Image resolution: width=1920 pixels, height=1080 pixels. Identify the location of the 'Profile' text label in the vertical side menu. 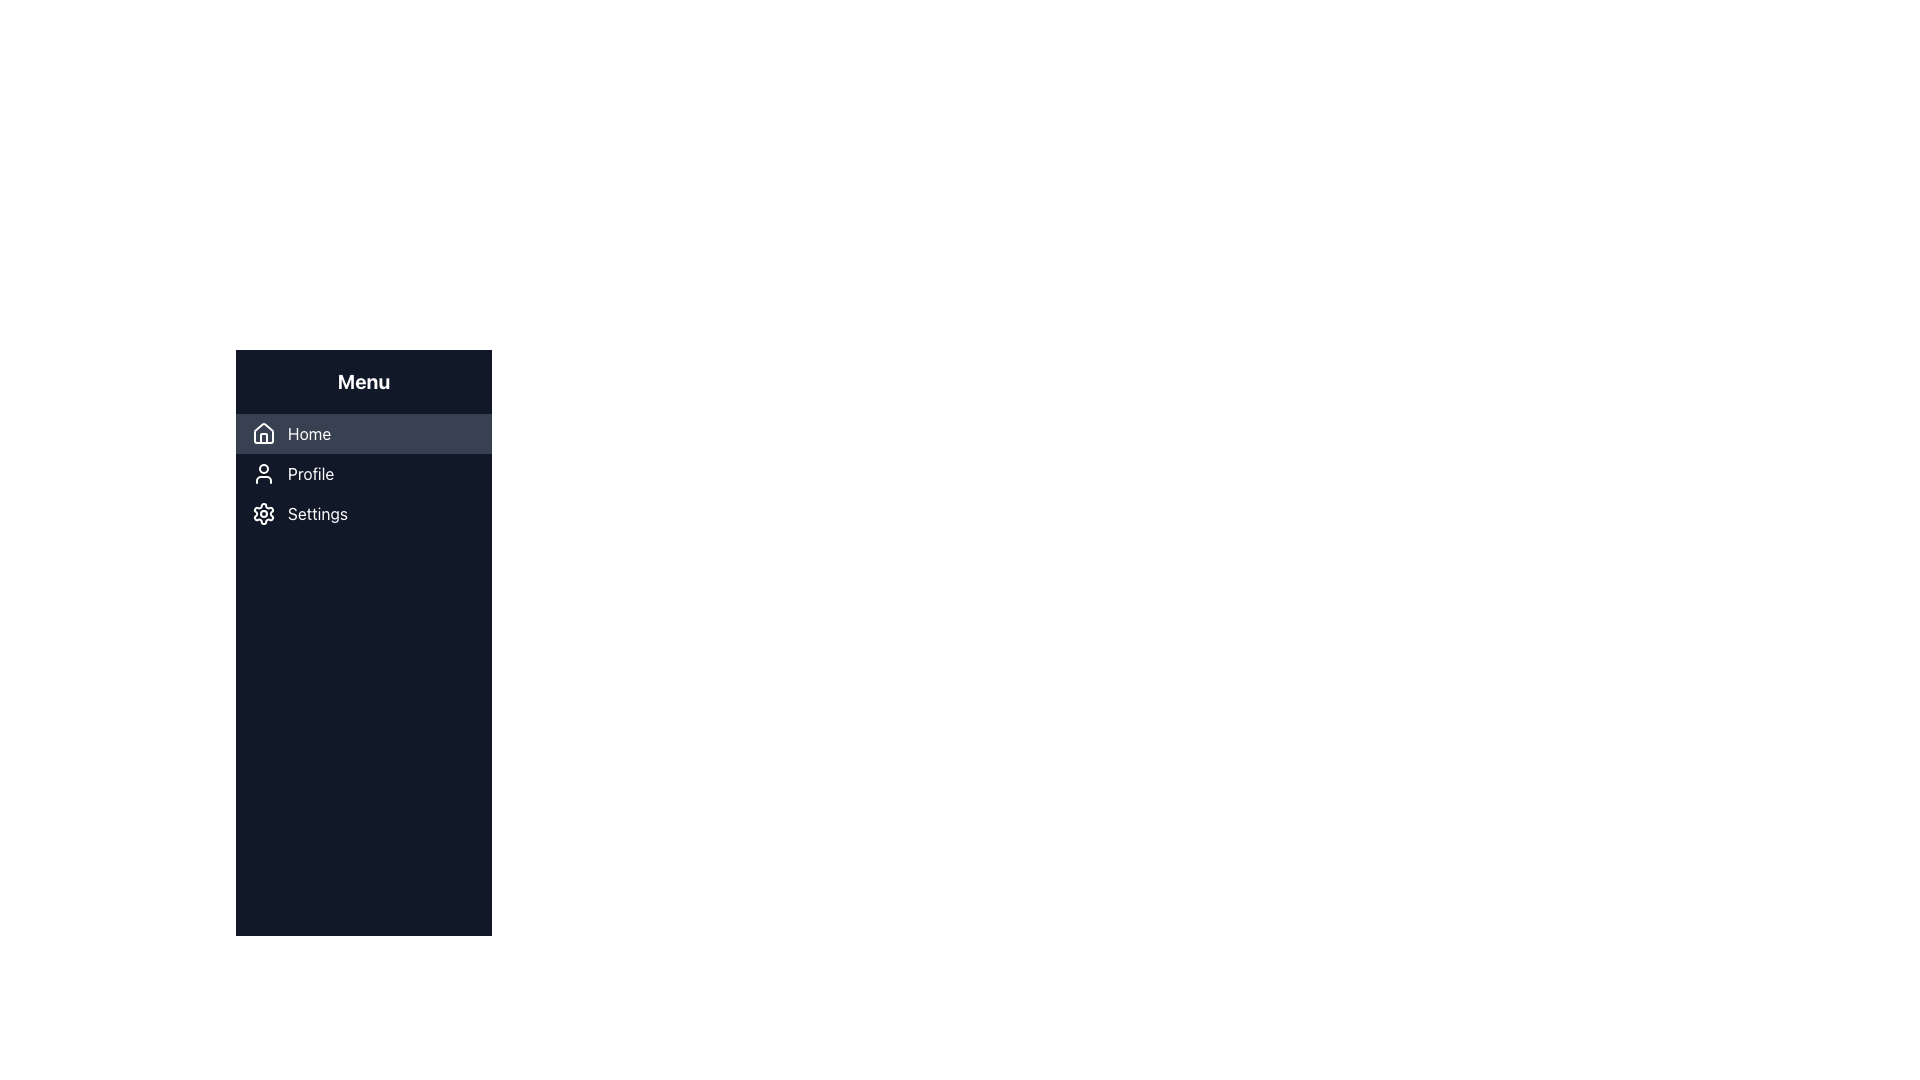
(310, 474).